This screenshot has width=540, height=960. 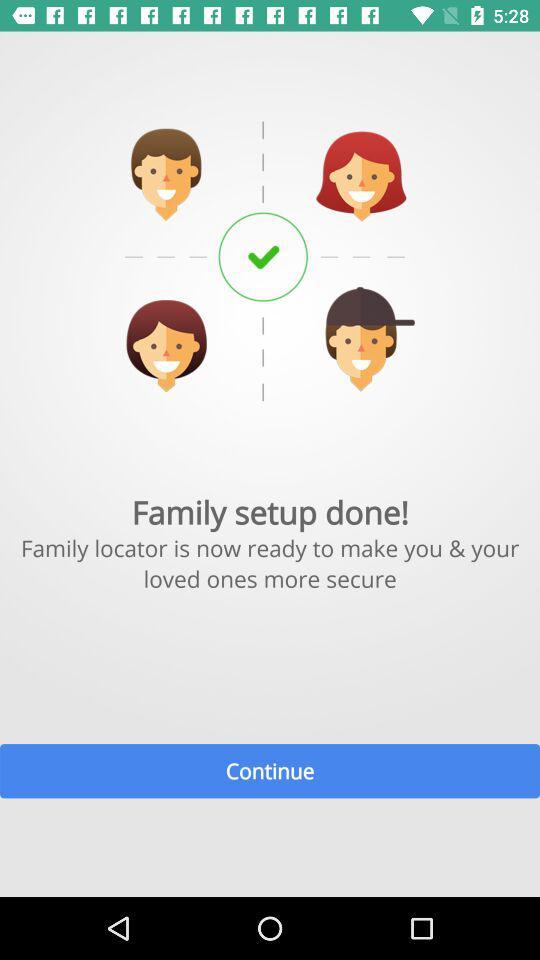 I want to click on the icon below the family locator is icon, so click(x=270, y=770).